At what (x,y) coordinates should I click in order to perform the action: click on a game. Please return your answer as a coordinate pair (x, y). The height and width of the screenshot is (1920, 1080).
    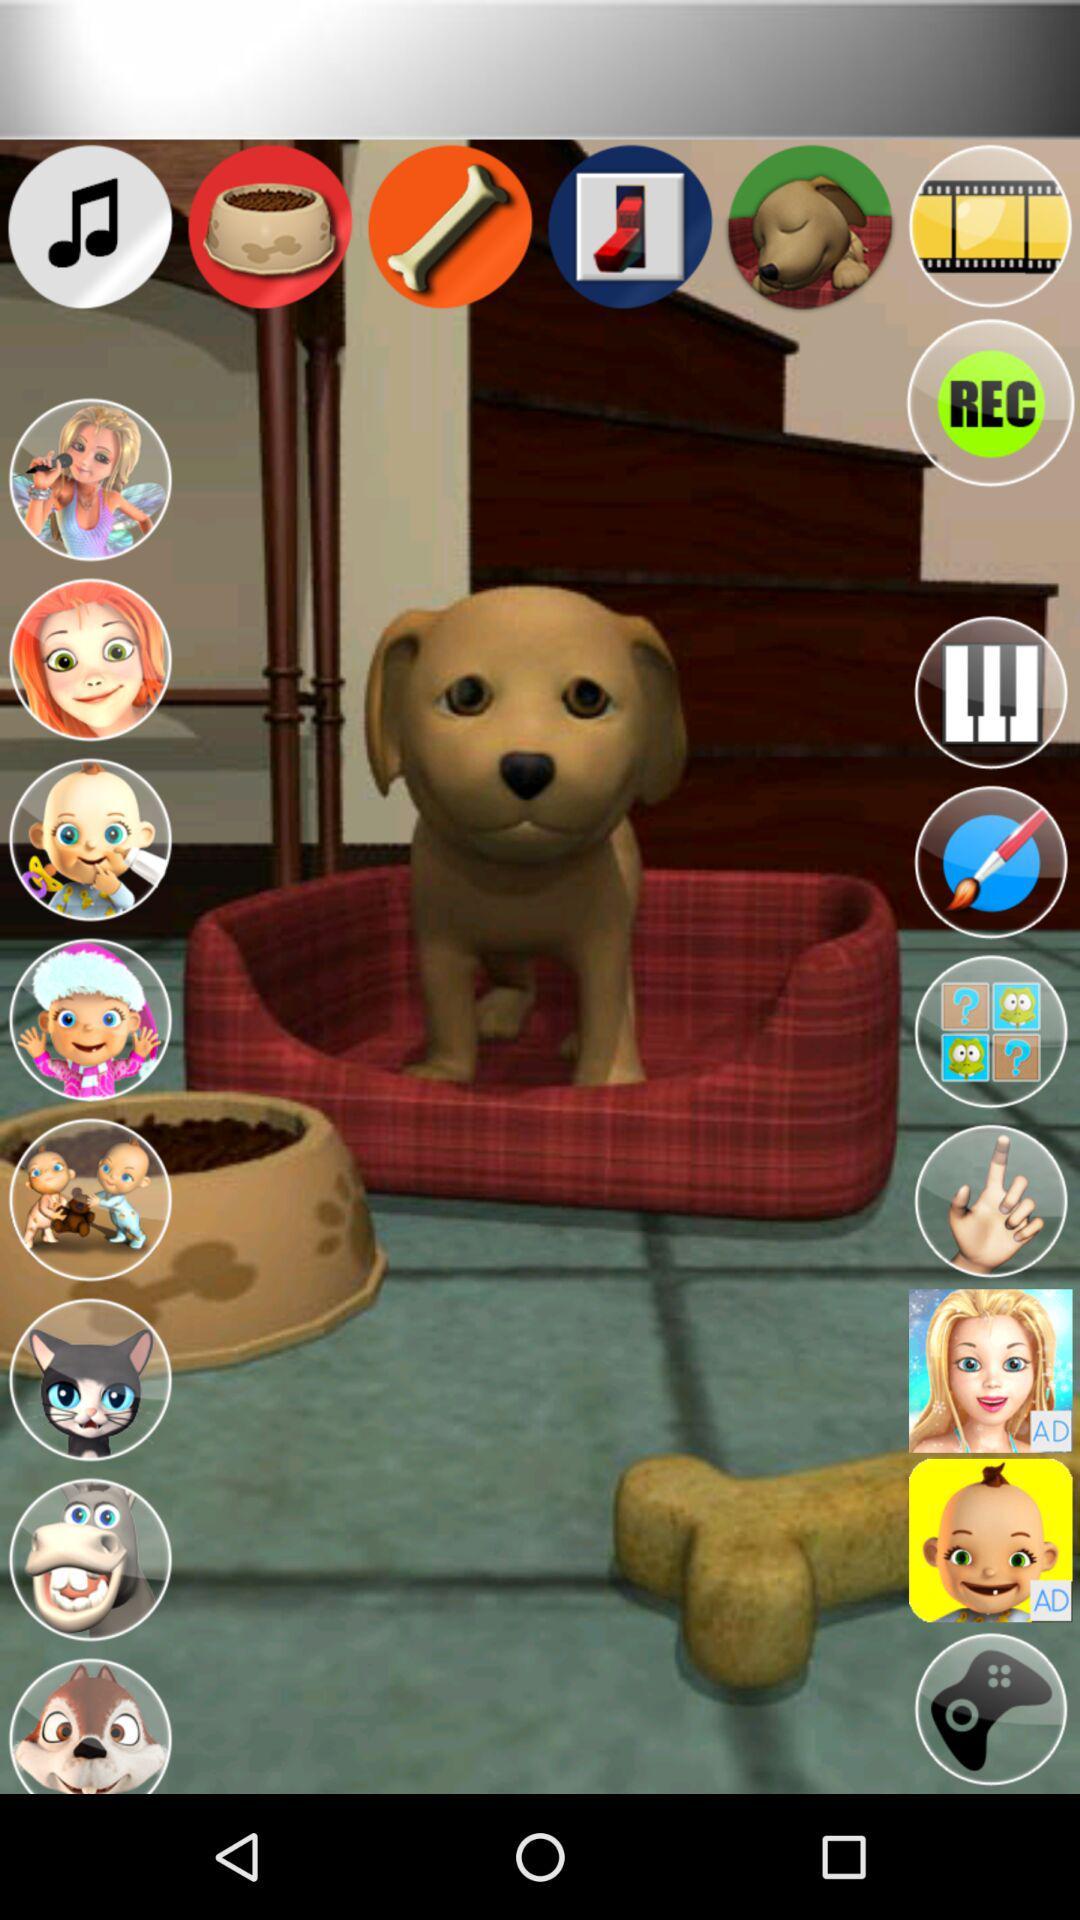
    Looking at the image, I should click on (990, 1708).